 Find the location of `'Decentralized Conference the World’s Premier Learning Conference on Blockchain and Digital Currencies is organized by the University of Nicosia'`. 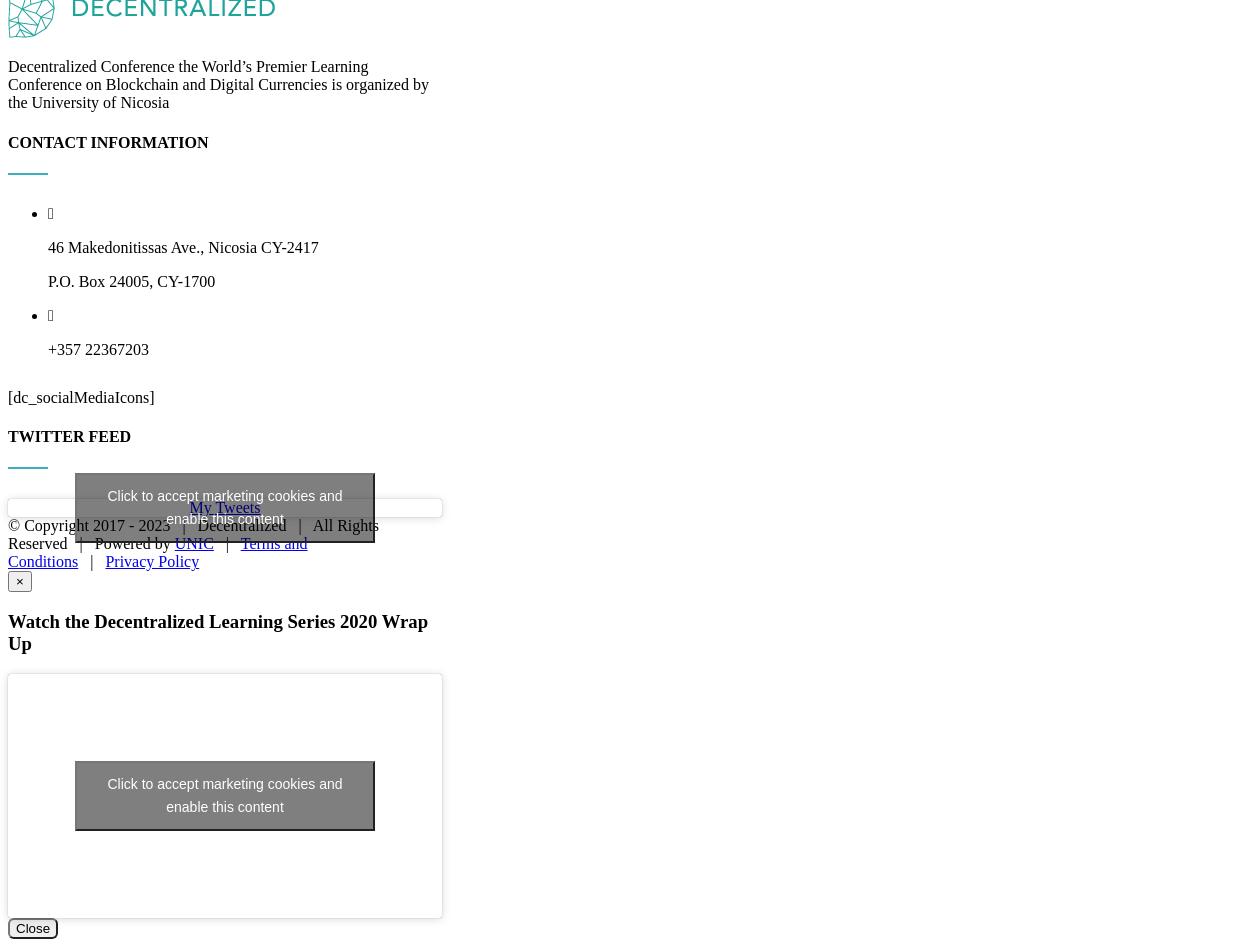

'Decentralized Conference the World’s Premier Learning Conference on Blockchain and Digital Currencies is organized by the University of Nicosia' is located at coordinates (218, 284).